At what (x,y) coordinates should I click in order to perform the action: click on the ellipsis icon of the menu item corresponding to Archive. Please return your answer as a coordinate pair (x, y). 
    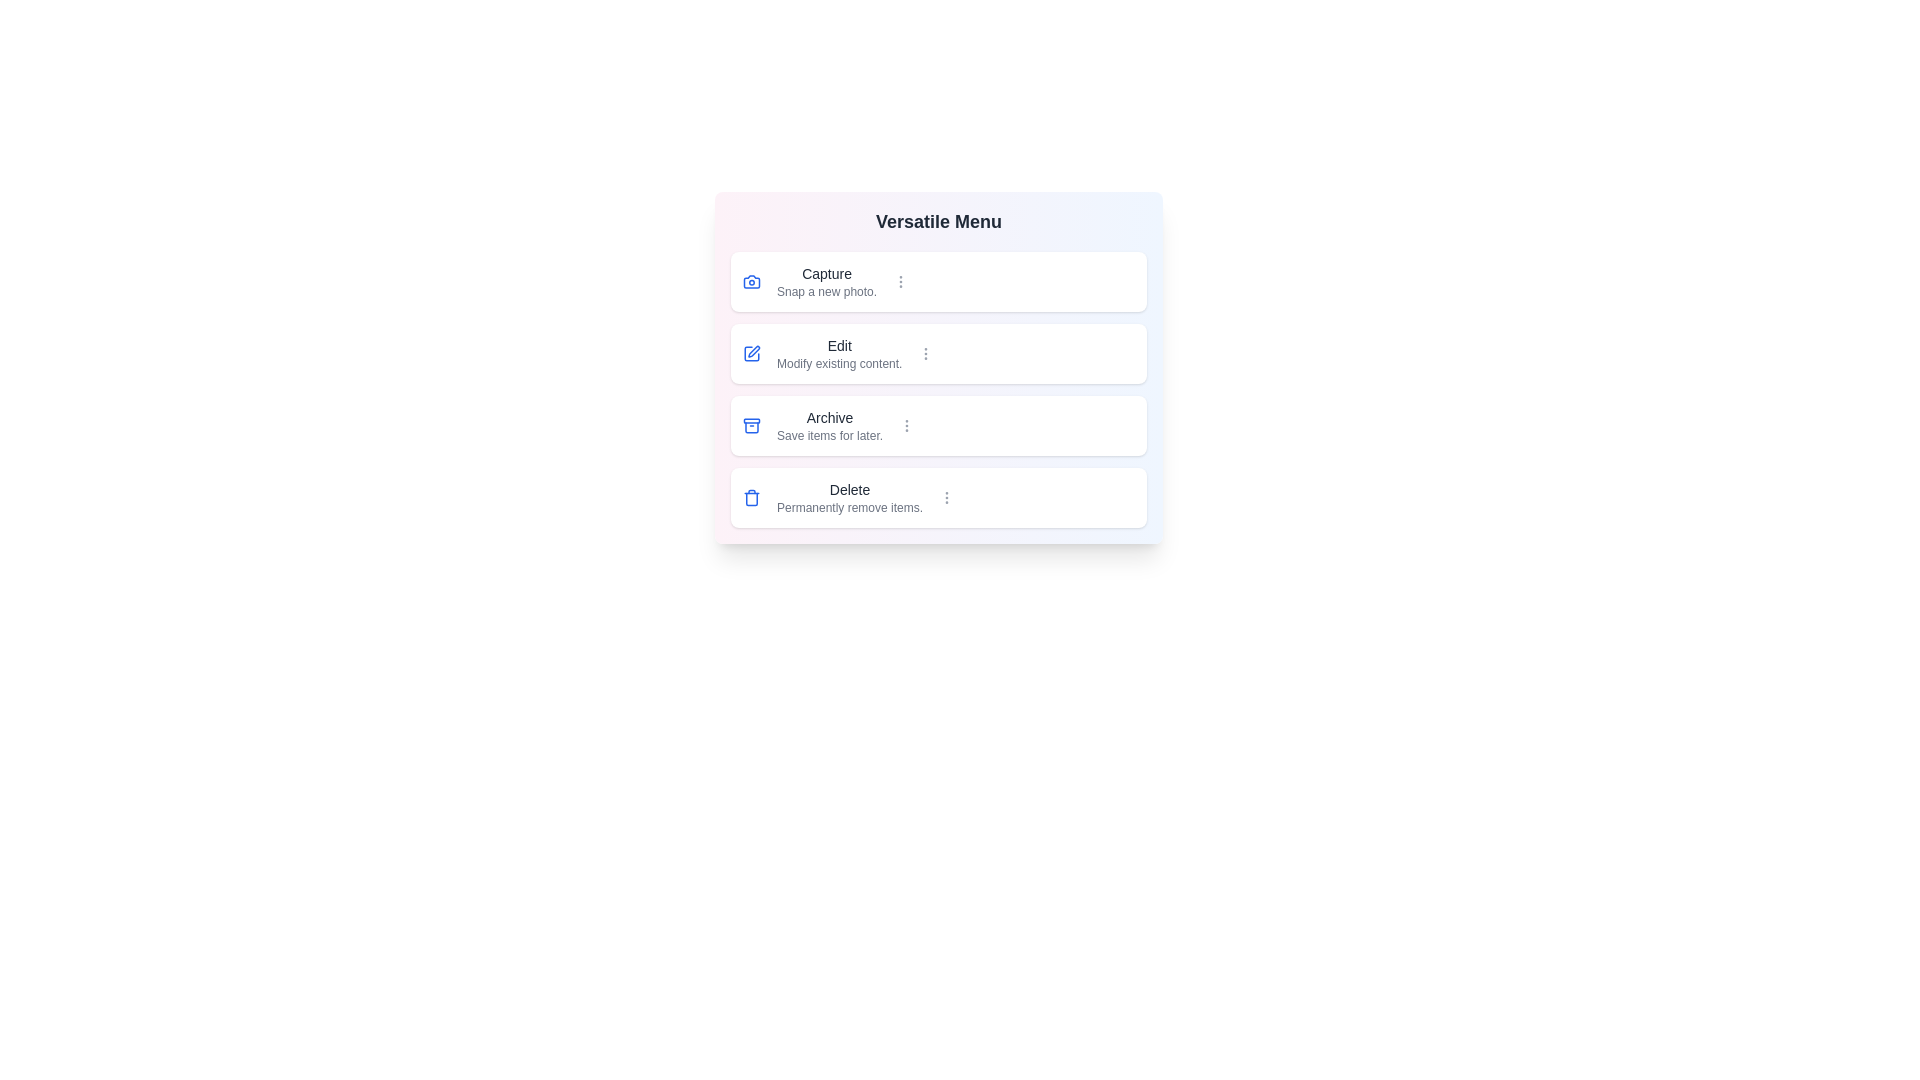
    Looking at the image, I should click on (906, 424).